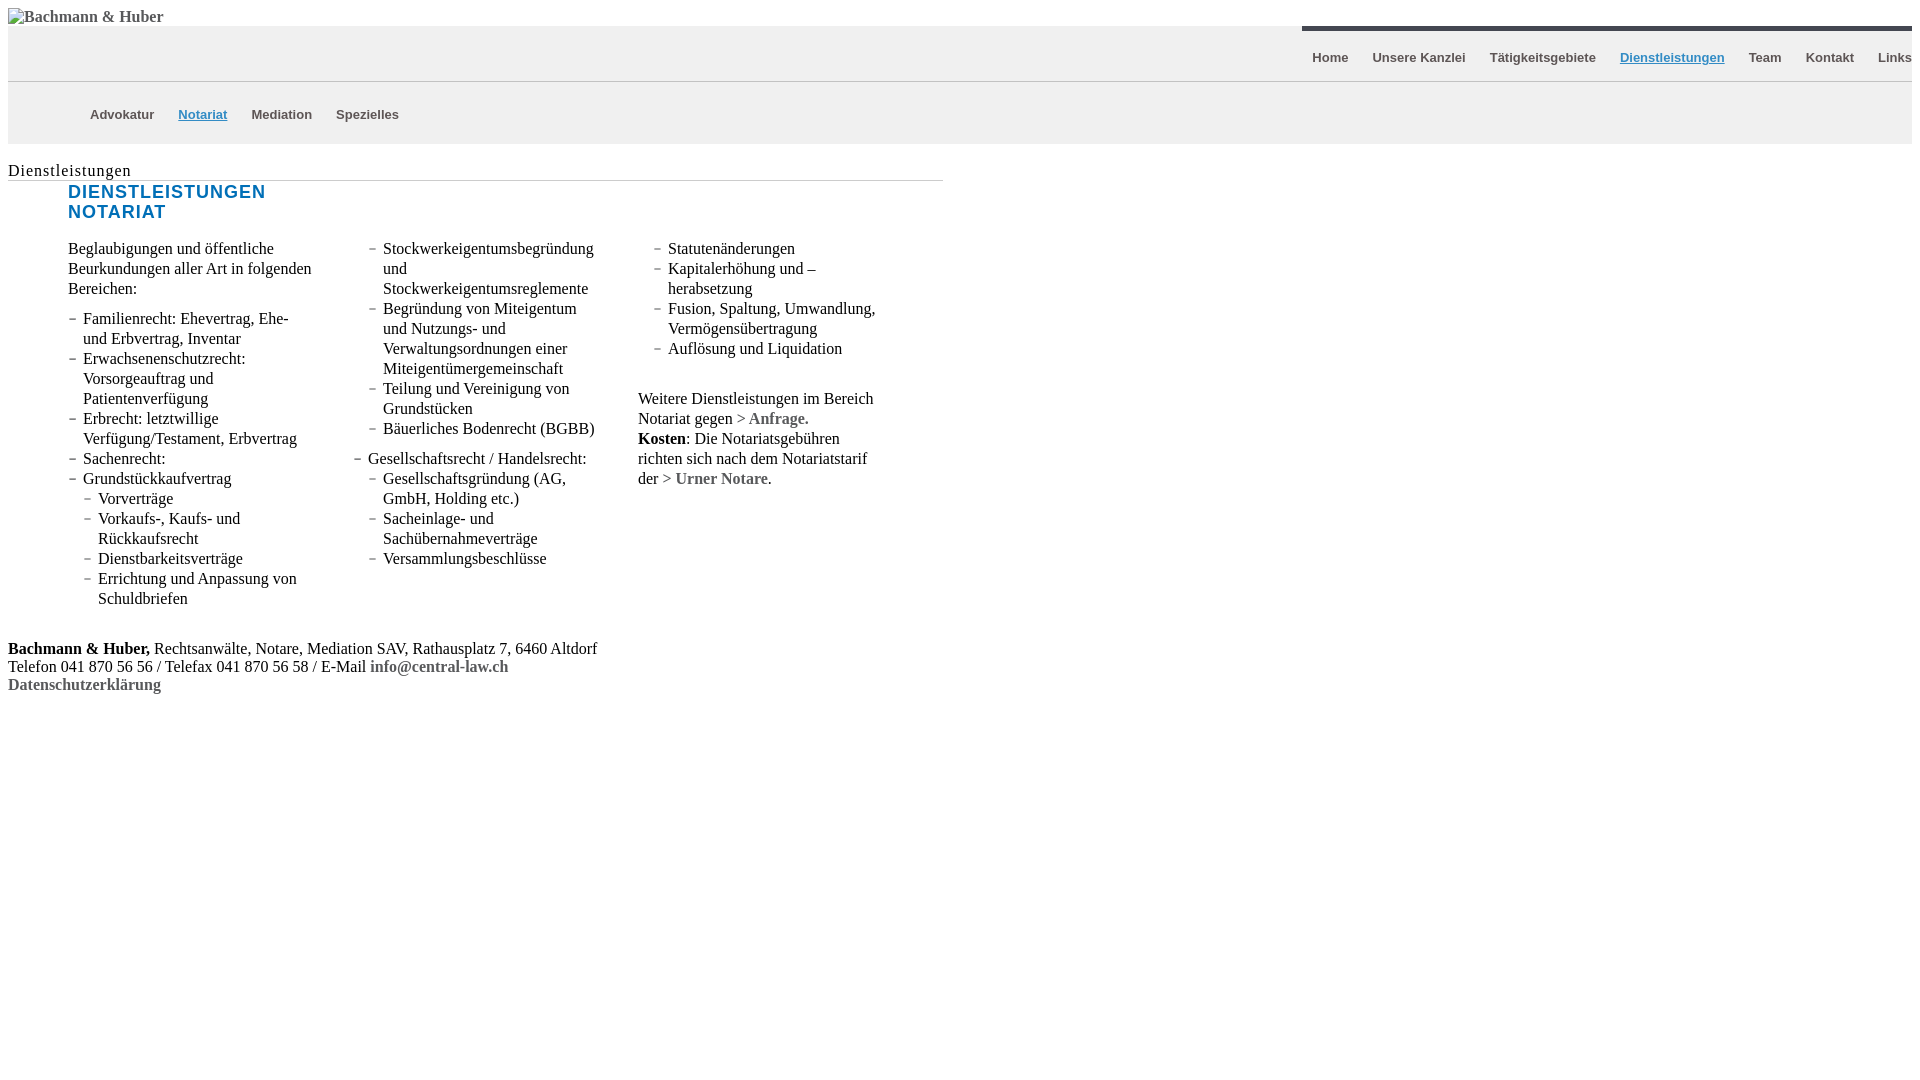 This screenshot has height=1080, width=1920. I want to click on 'info@central-law.ch', so click(437, 666).